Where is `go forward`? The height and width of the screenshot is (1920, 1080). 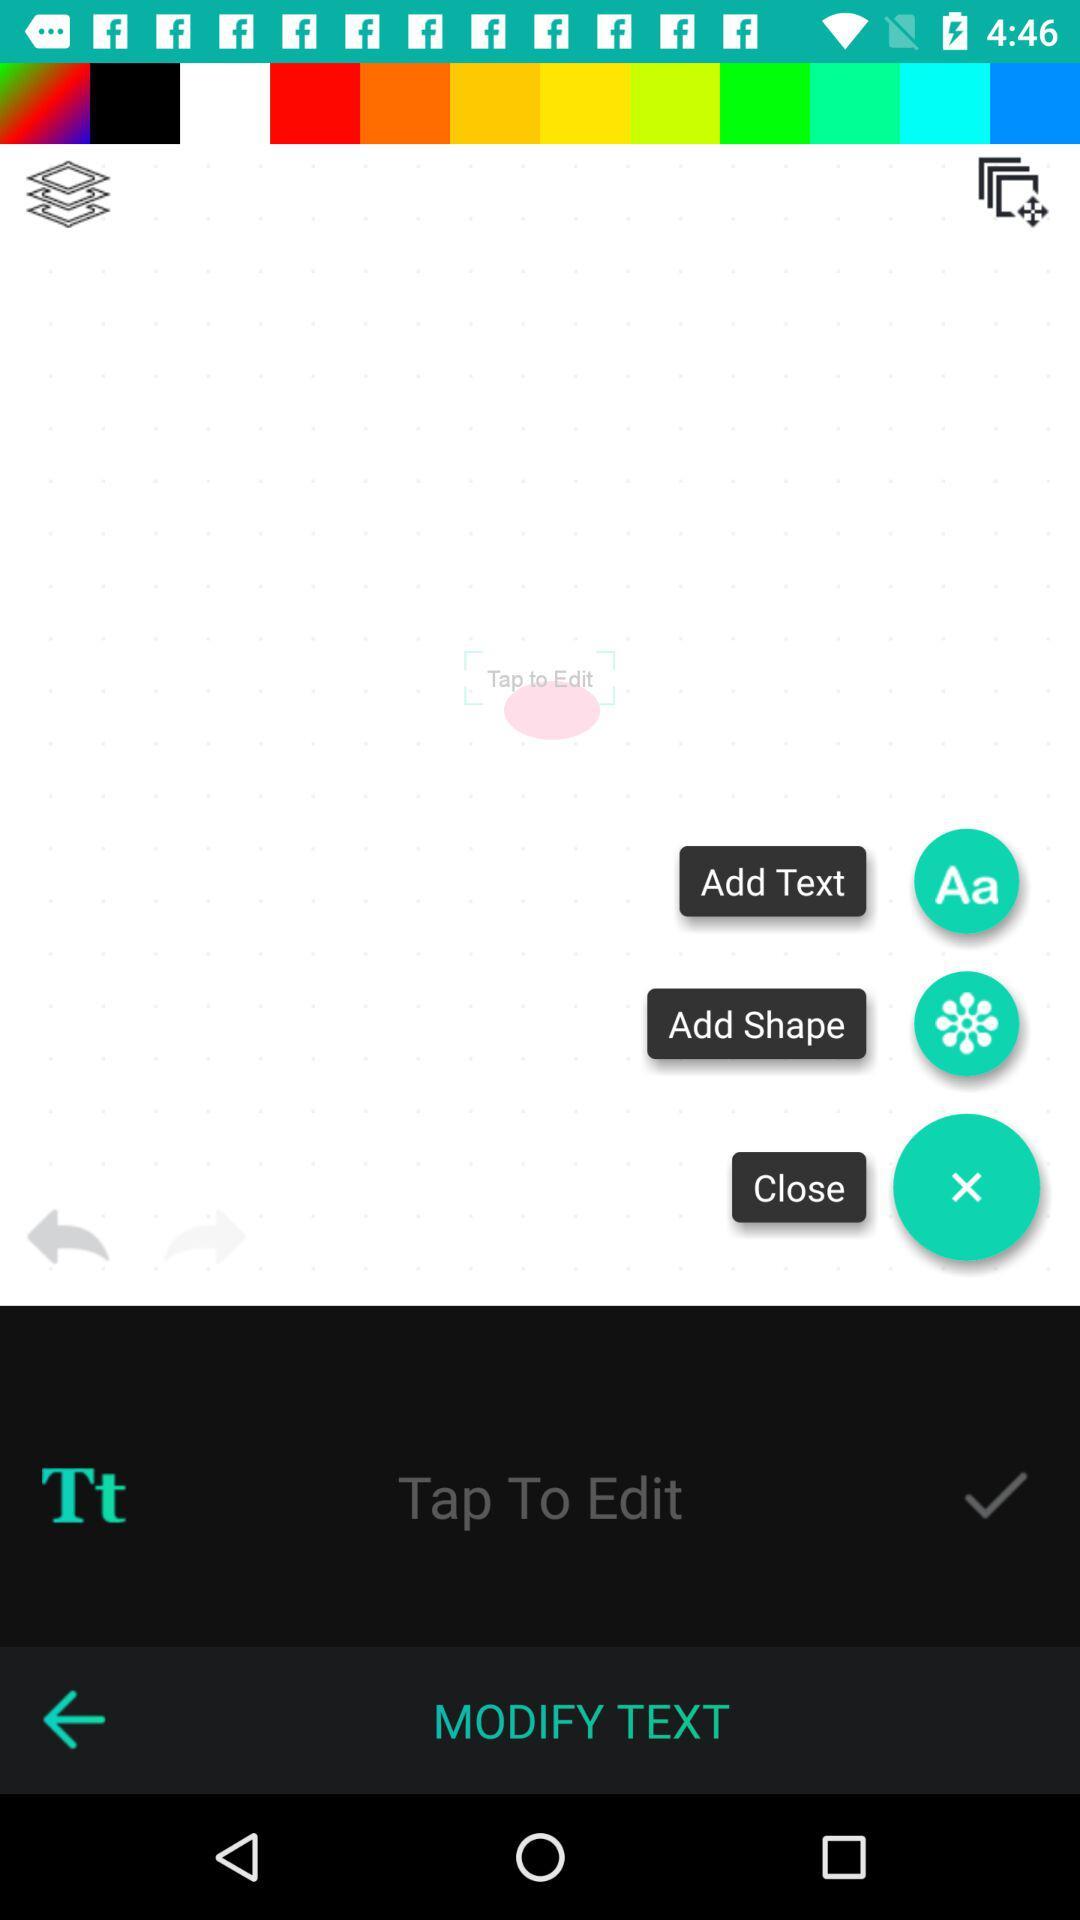
go forward is located at coordinates (204, 1236).